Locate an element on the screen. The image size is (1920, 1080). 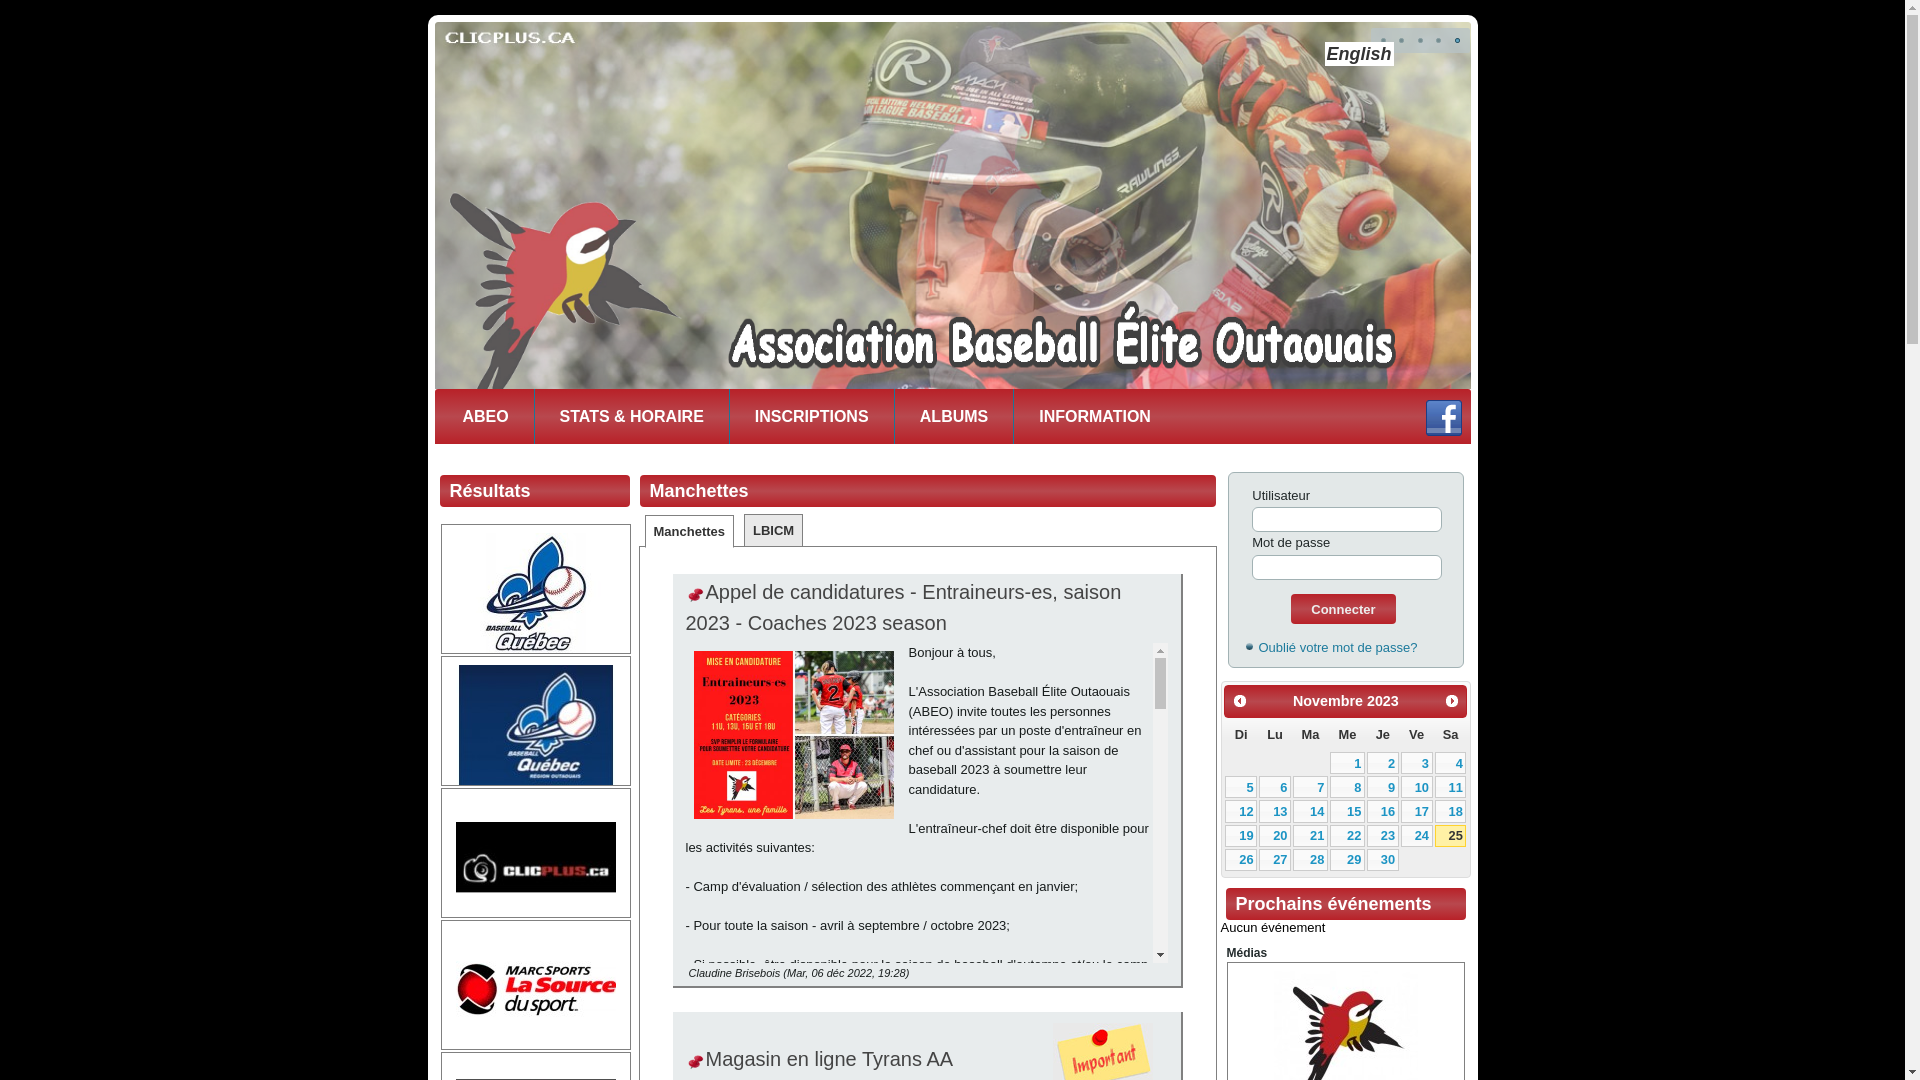
'4' is located at coordinates (1434, 763).